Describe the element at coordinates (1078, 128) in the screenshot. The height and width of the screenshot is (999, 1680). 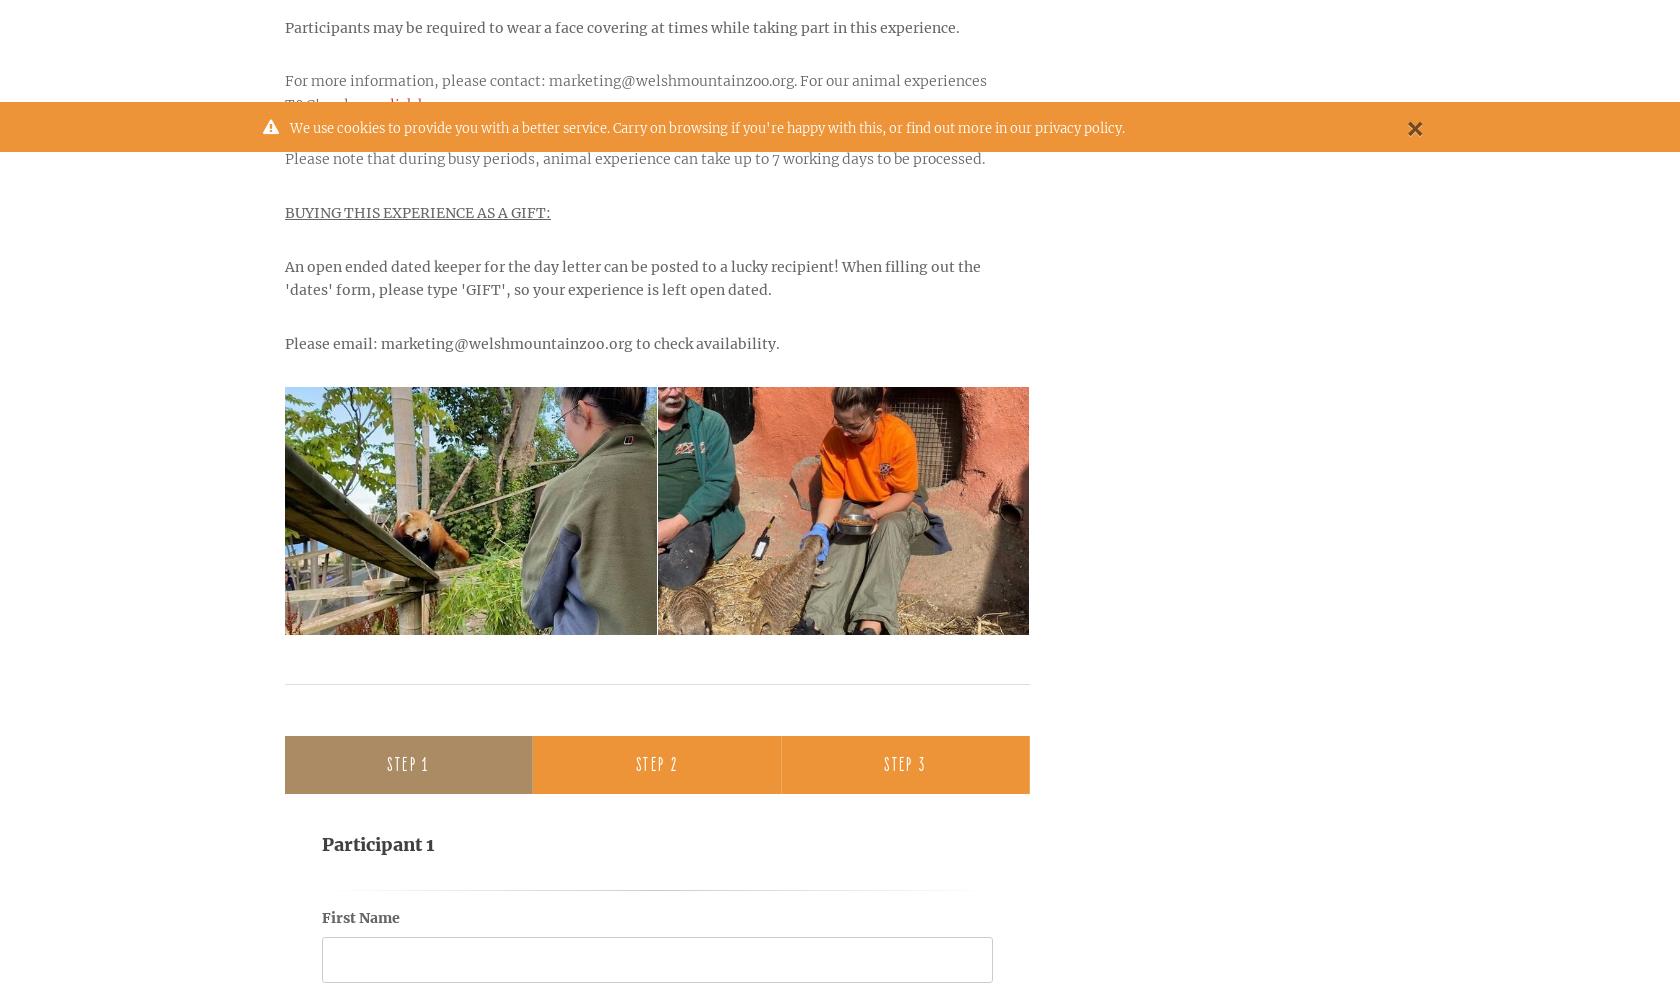
I see `'privacy policy'` at that location.